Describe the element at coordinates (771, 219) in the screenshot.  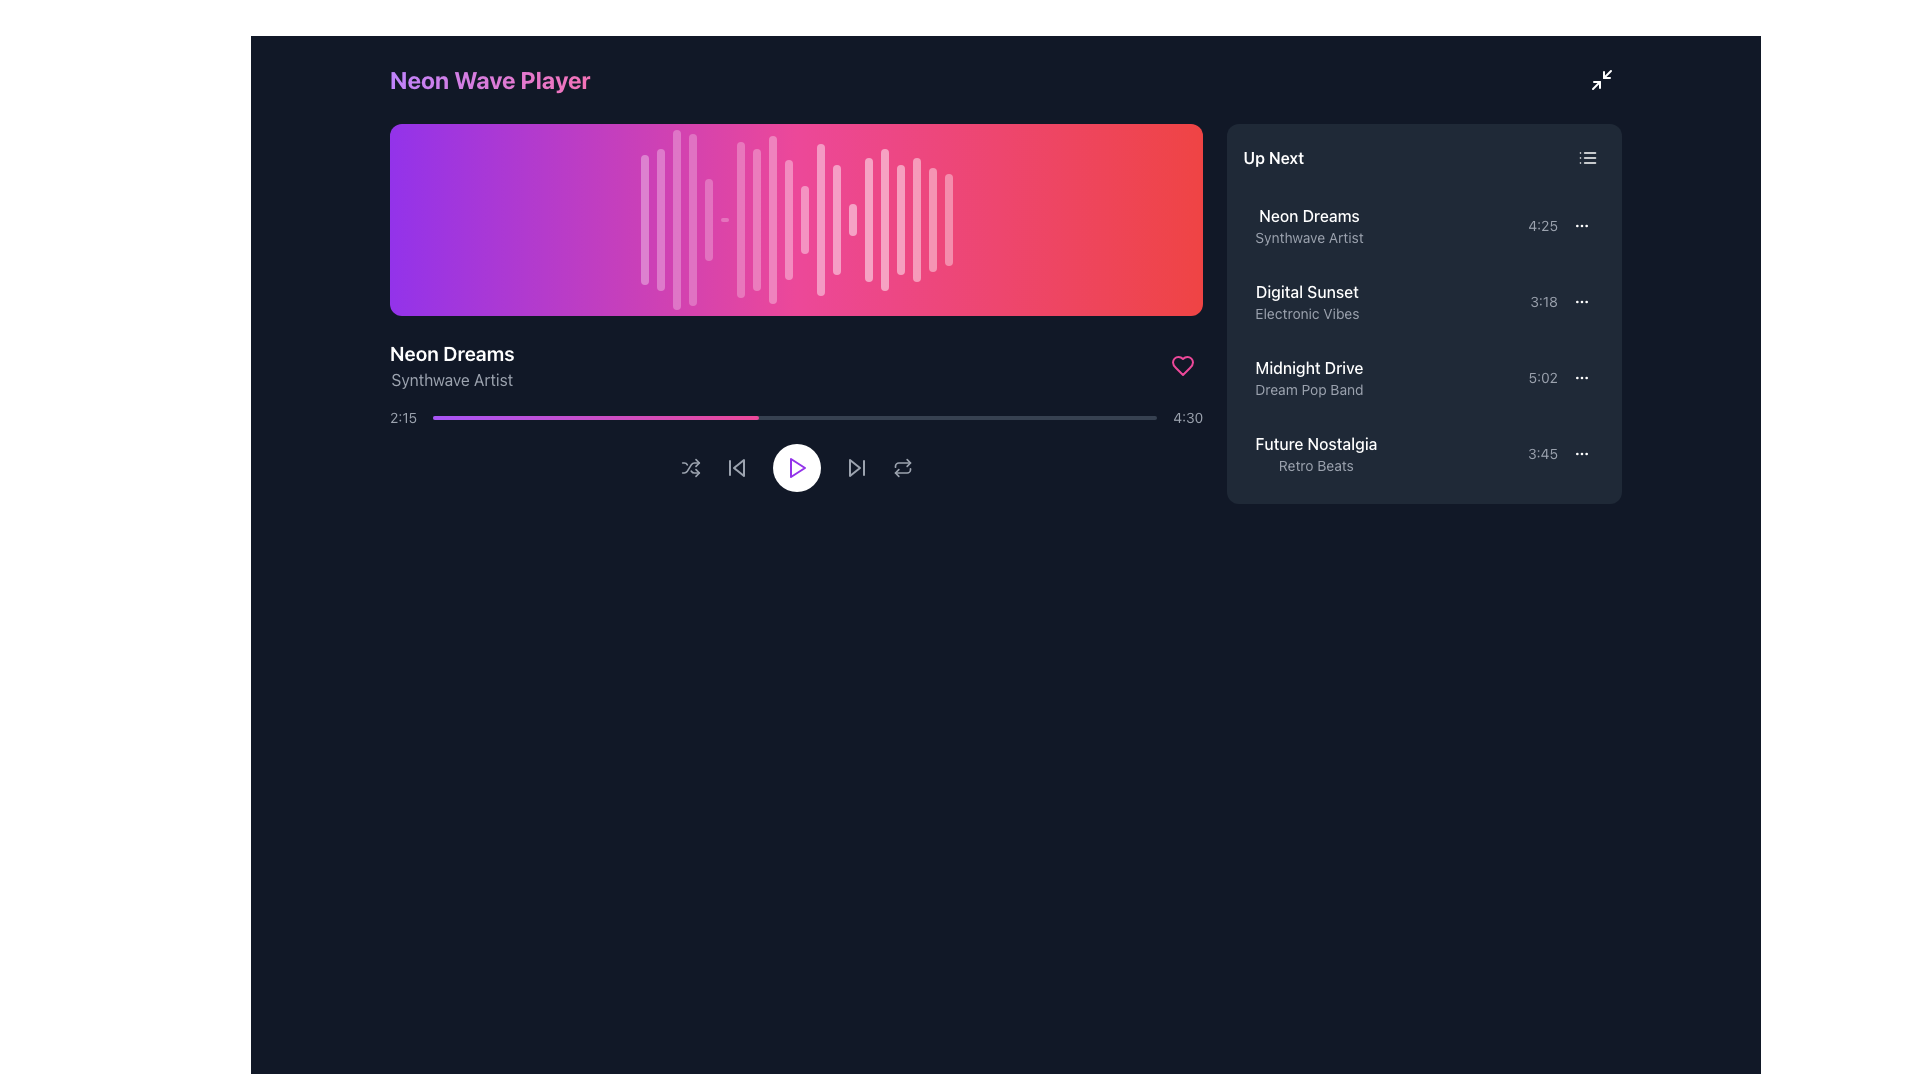
I see `the ninth vertical waveform bar, which is styled with a white color and semi-transparent appearance, located within the audio player interface` at that location.